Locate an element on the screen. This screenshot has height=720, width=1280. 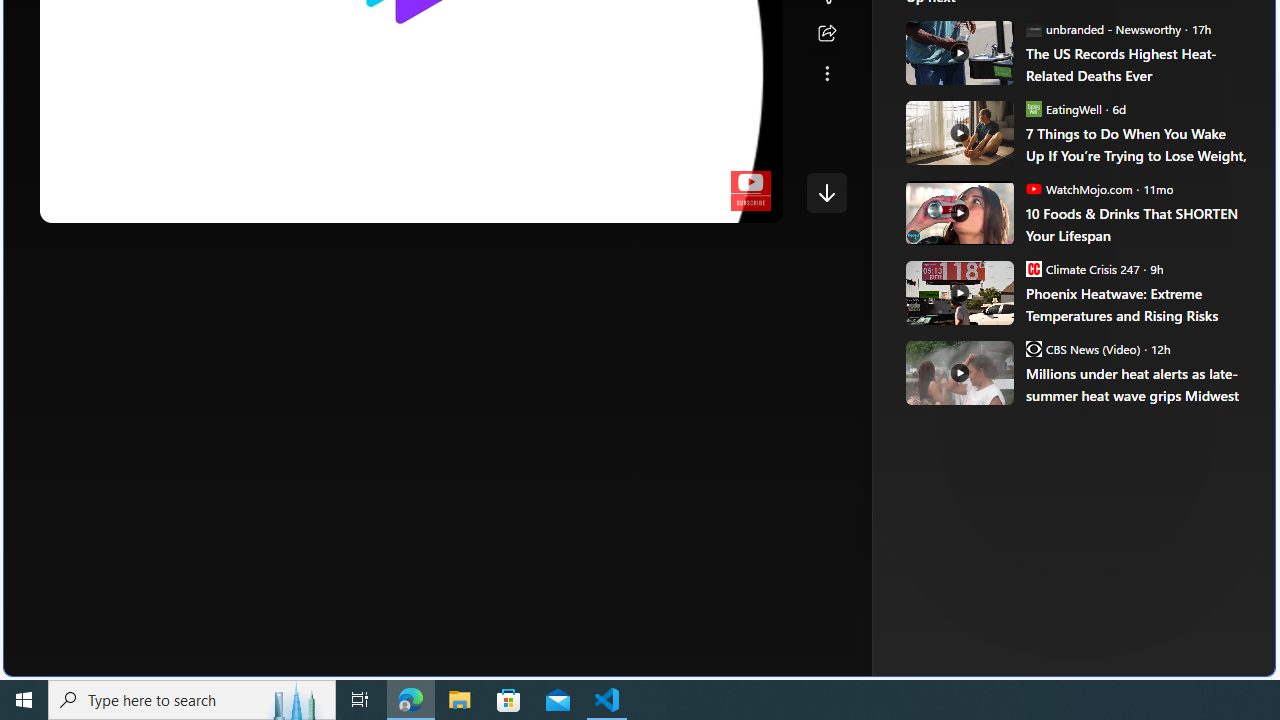
'WatchMojo.com WatchMojo.com' is located at coordinates (1078, 188).